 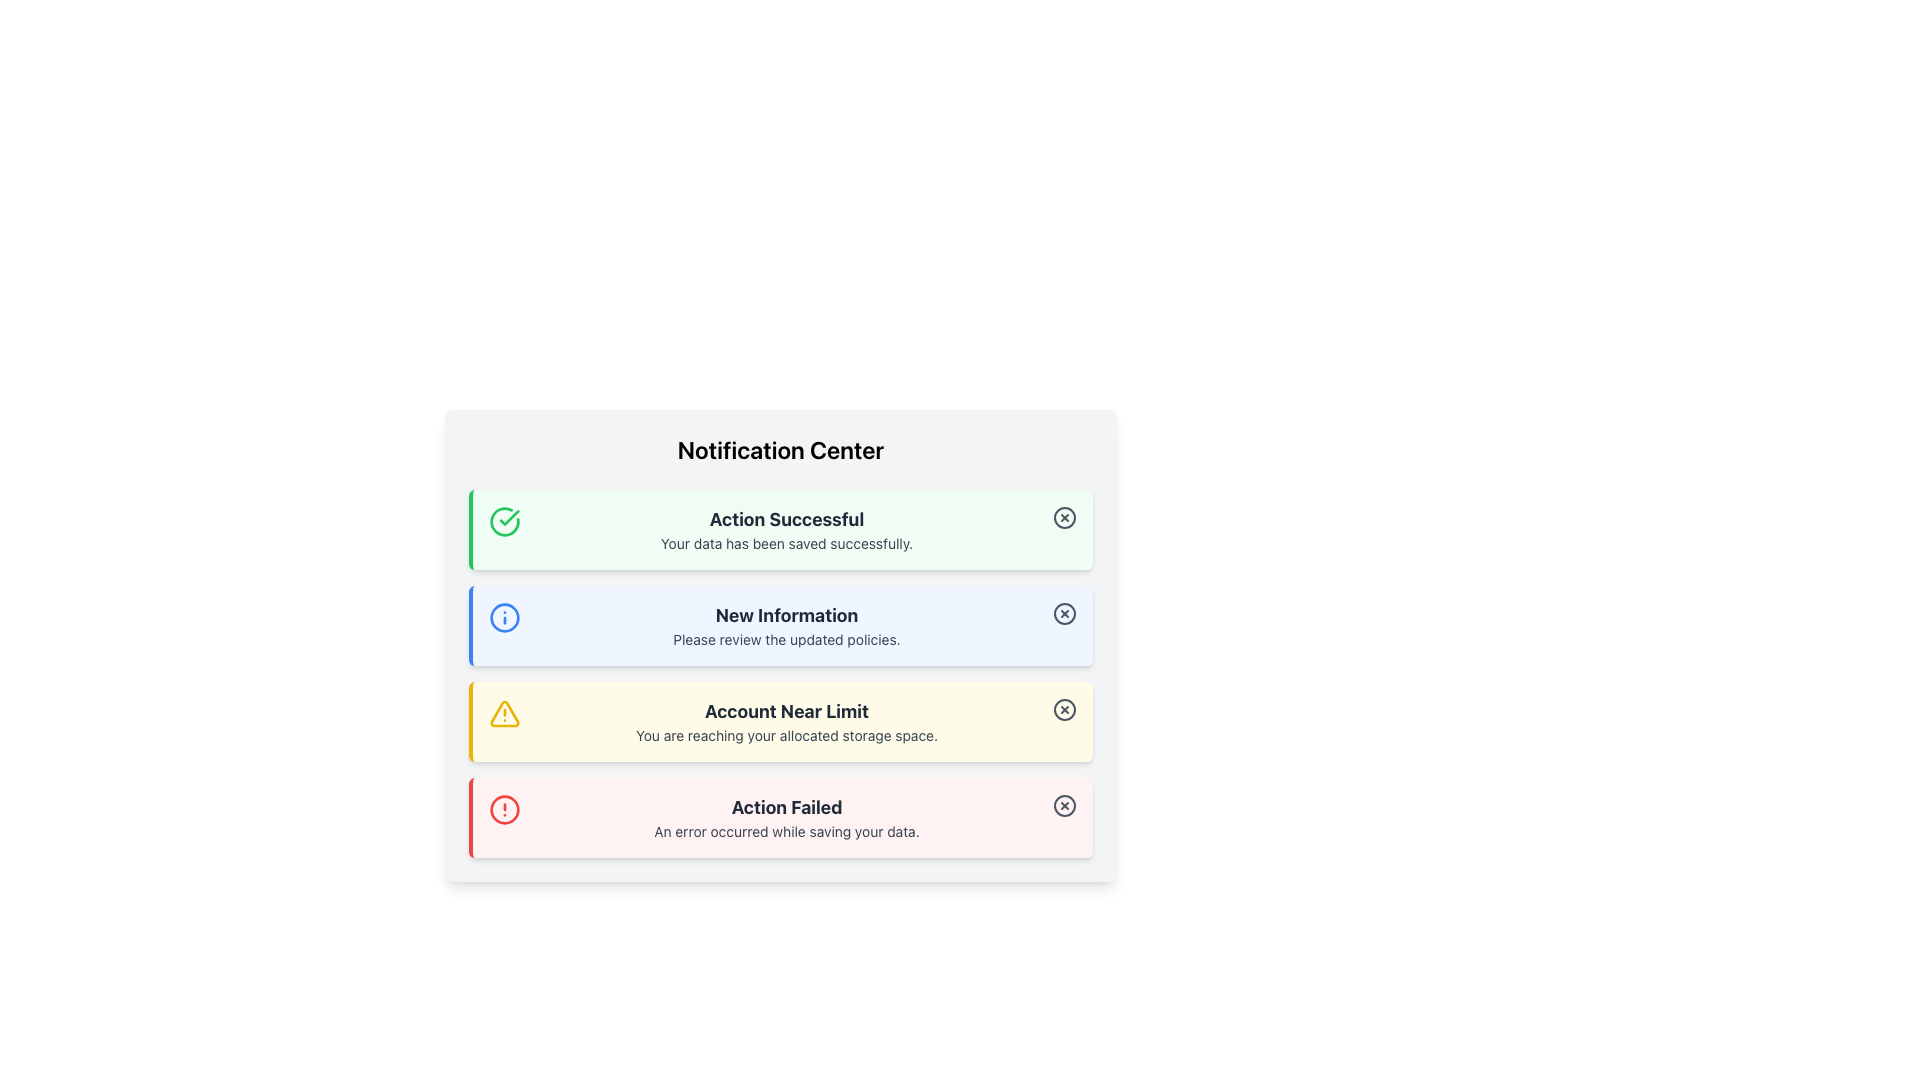 What do you see at coordinates (504, 712) in the screenshot?
I see `the yellow triangular warning icon with a black outline and exclamation mark, located in the 'Account Near Limit' notification section` at bounding box center [504, 712].